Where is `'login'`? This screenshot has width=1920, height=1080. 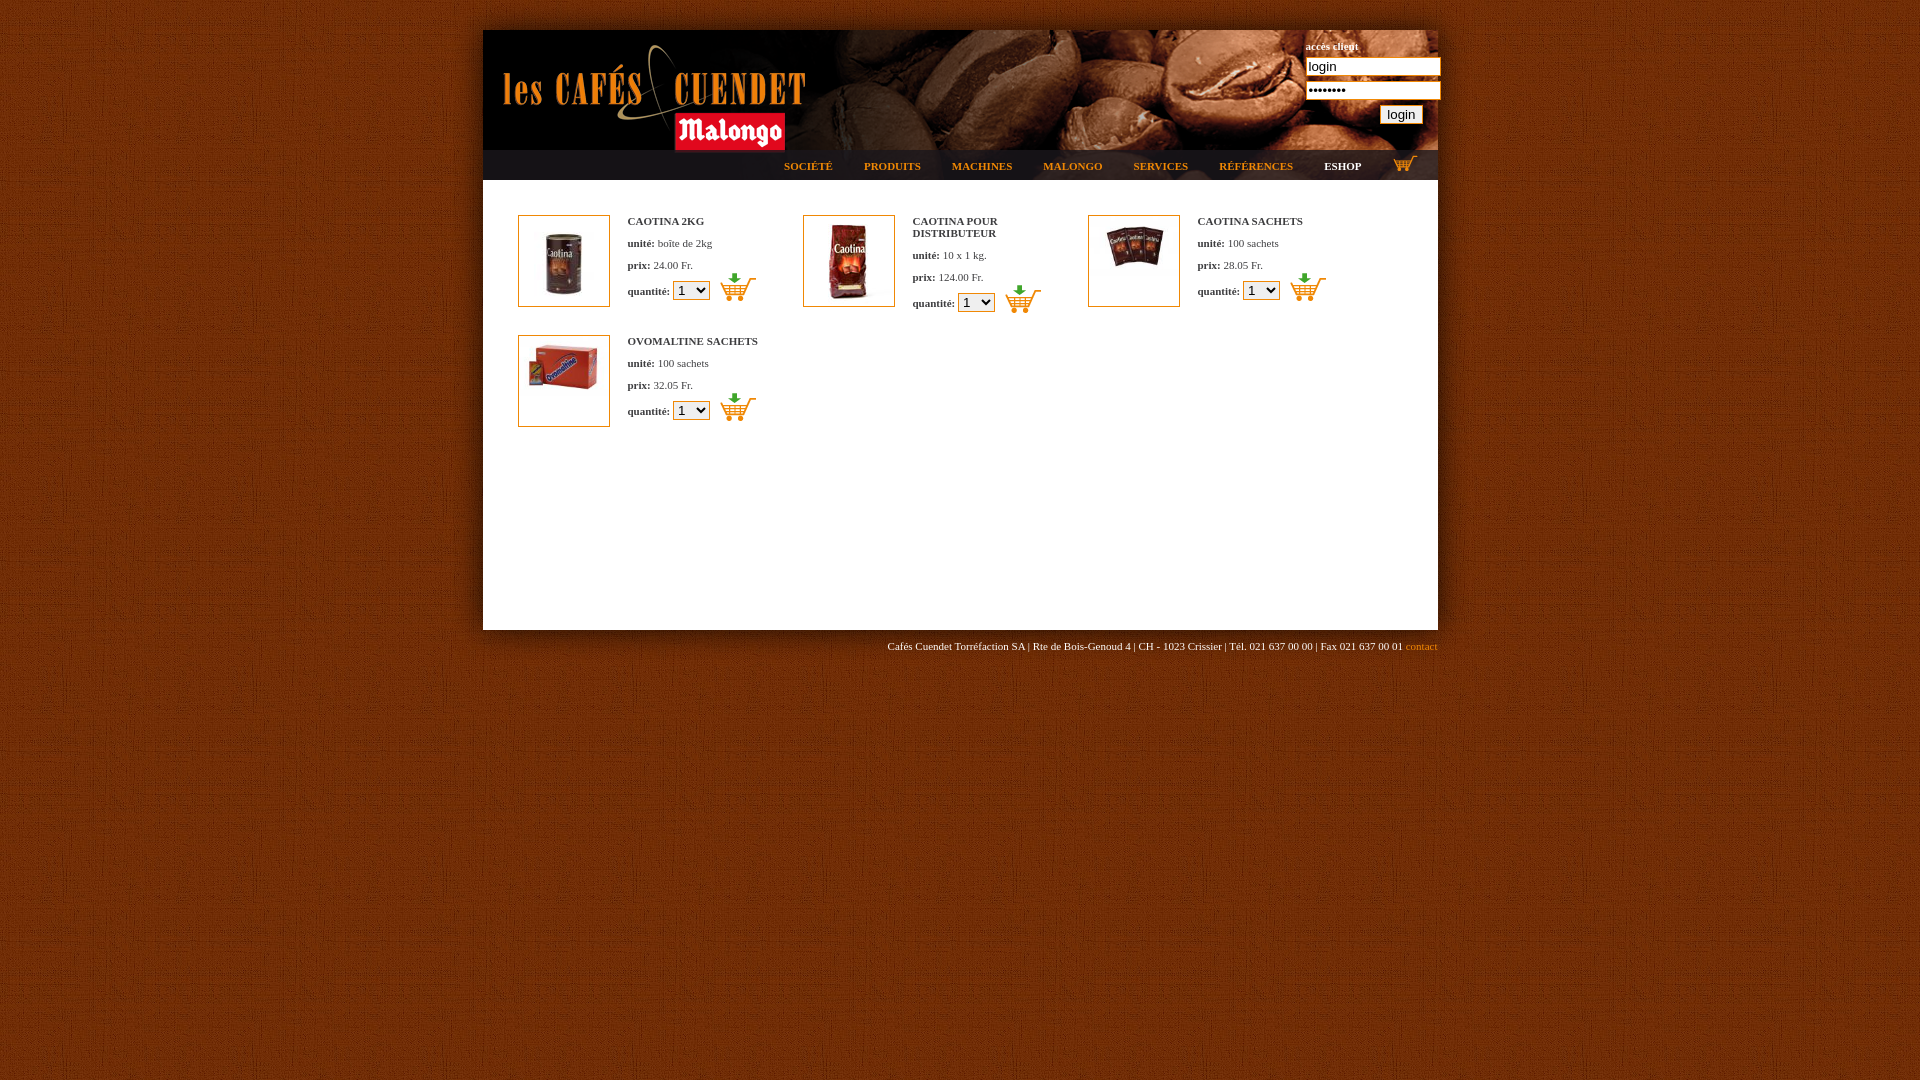 'login' is located at coordinates (1400, 114).